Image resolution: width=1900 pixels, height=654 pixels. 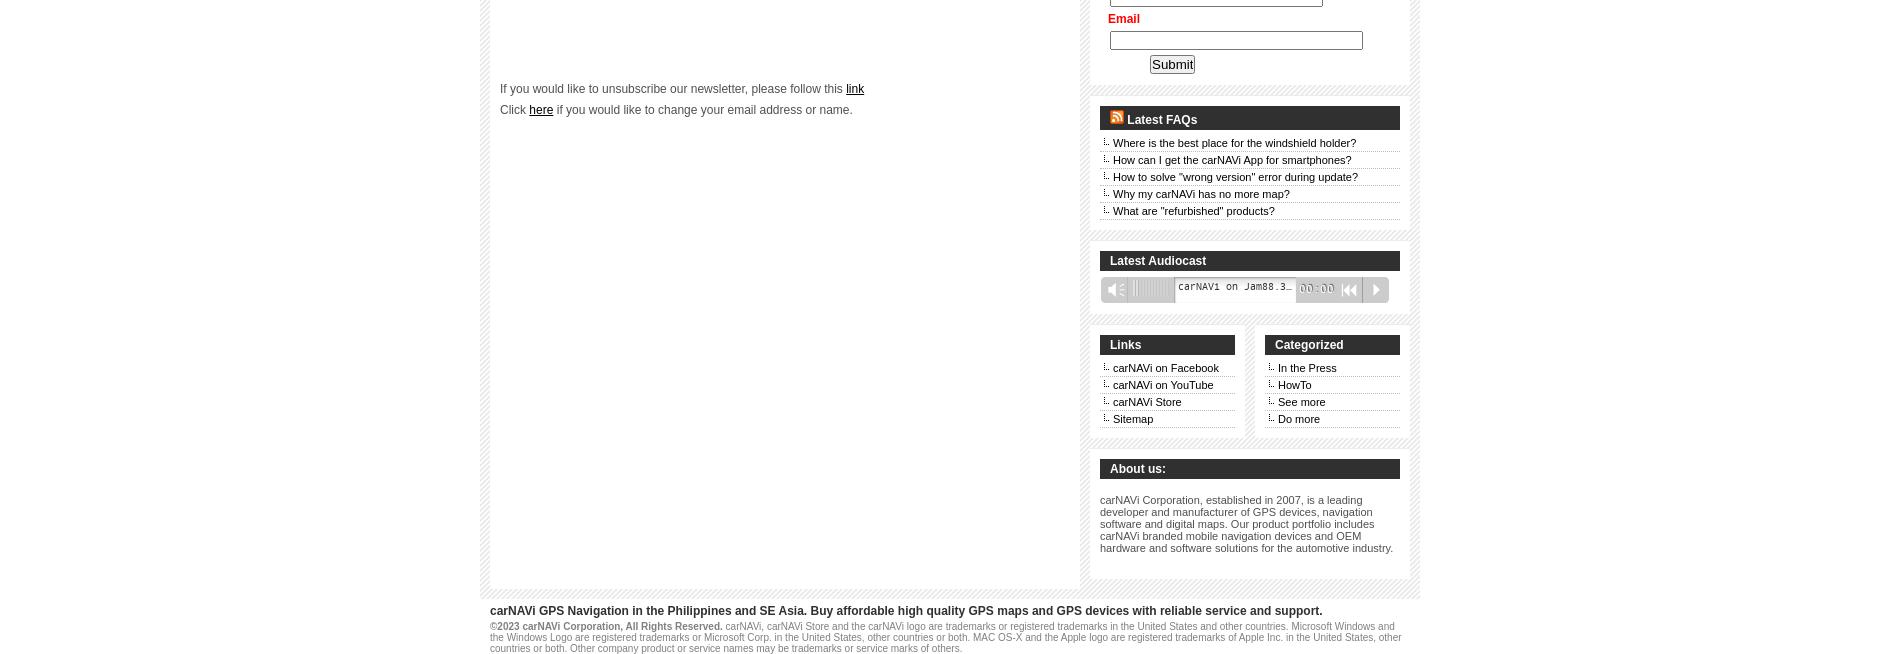 I want to click on 'Click', so click(x=514, y=110).